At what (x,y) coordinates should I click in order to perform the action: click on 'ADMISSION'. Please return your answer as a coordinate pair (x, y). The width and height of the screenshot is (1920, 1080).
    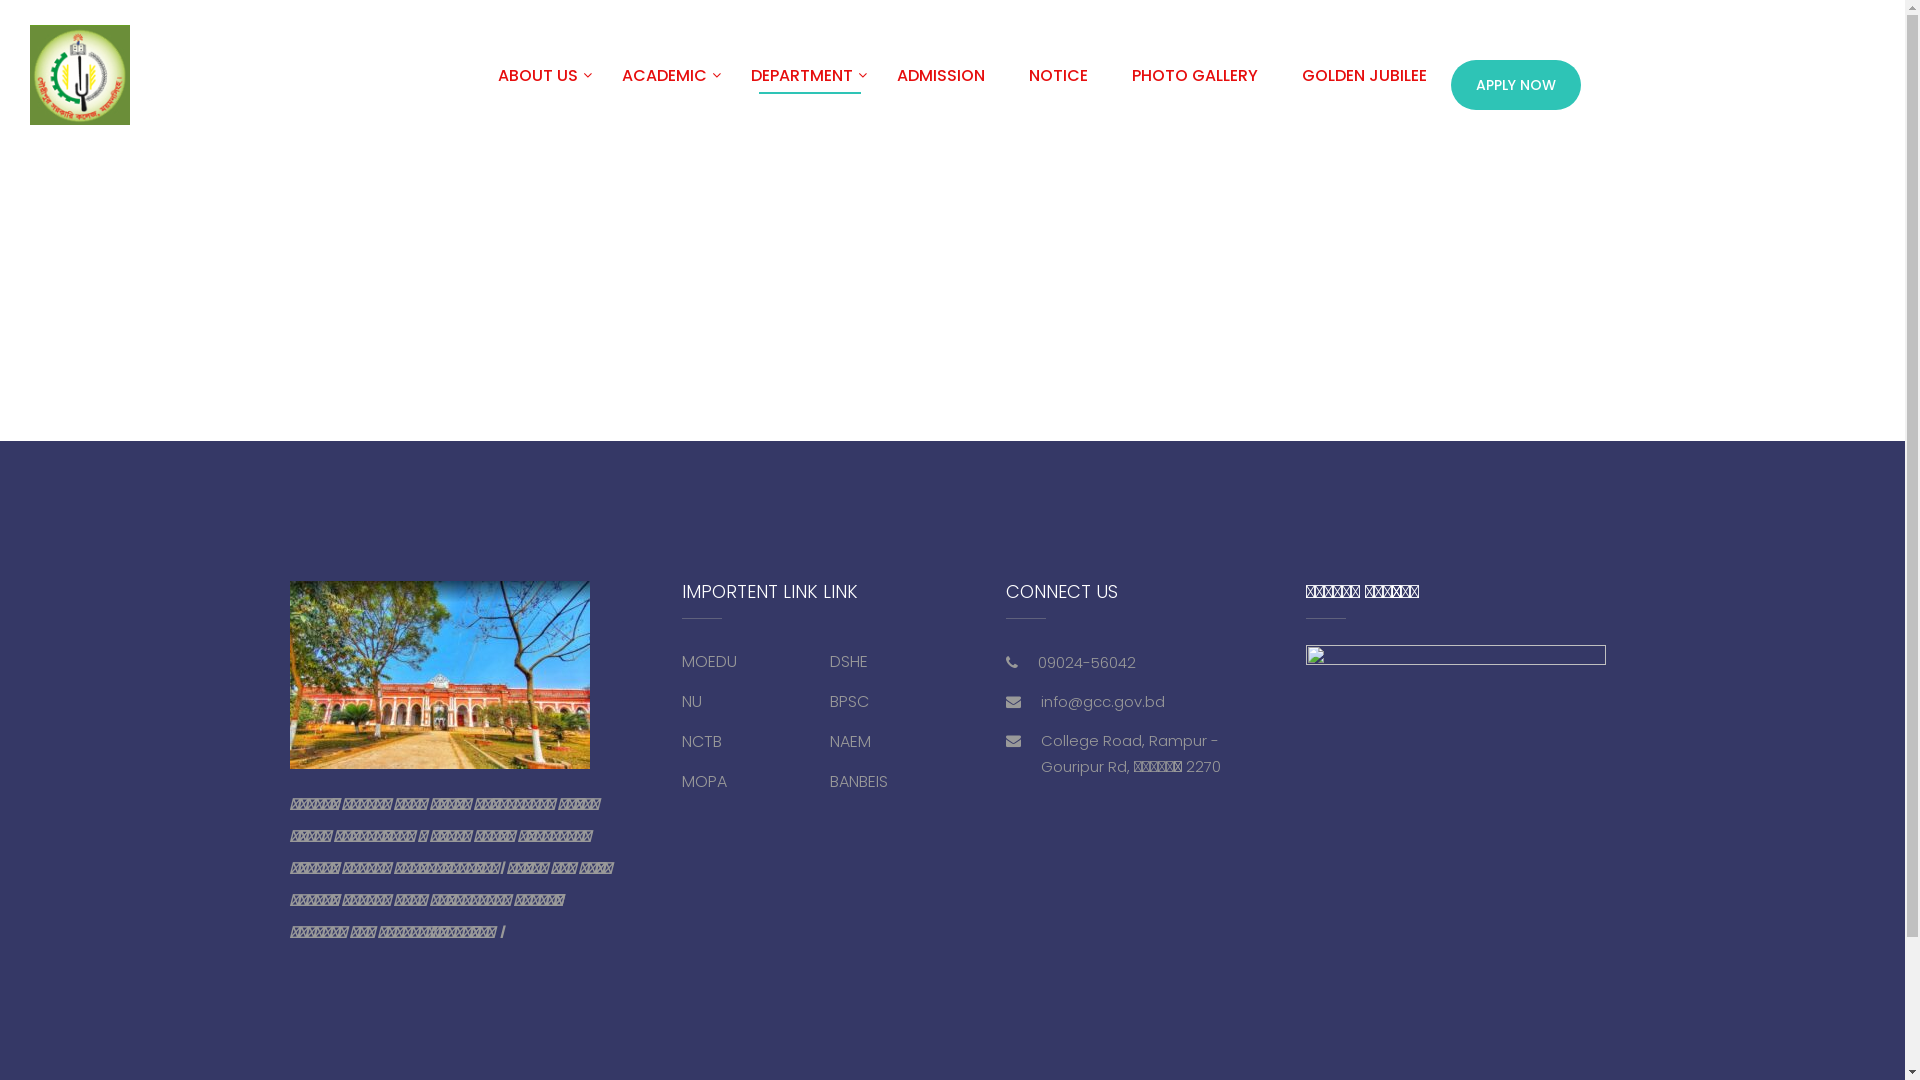
    Looking at the image, I should click on (939, 83).